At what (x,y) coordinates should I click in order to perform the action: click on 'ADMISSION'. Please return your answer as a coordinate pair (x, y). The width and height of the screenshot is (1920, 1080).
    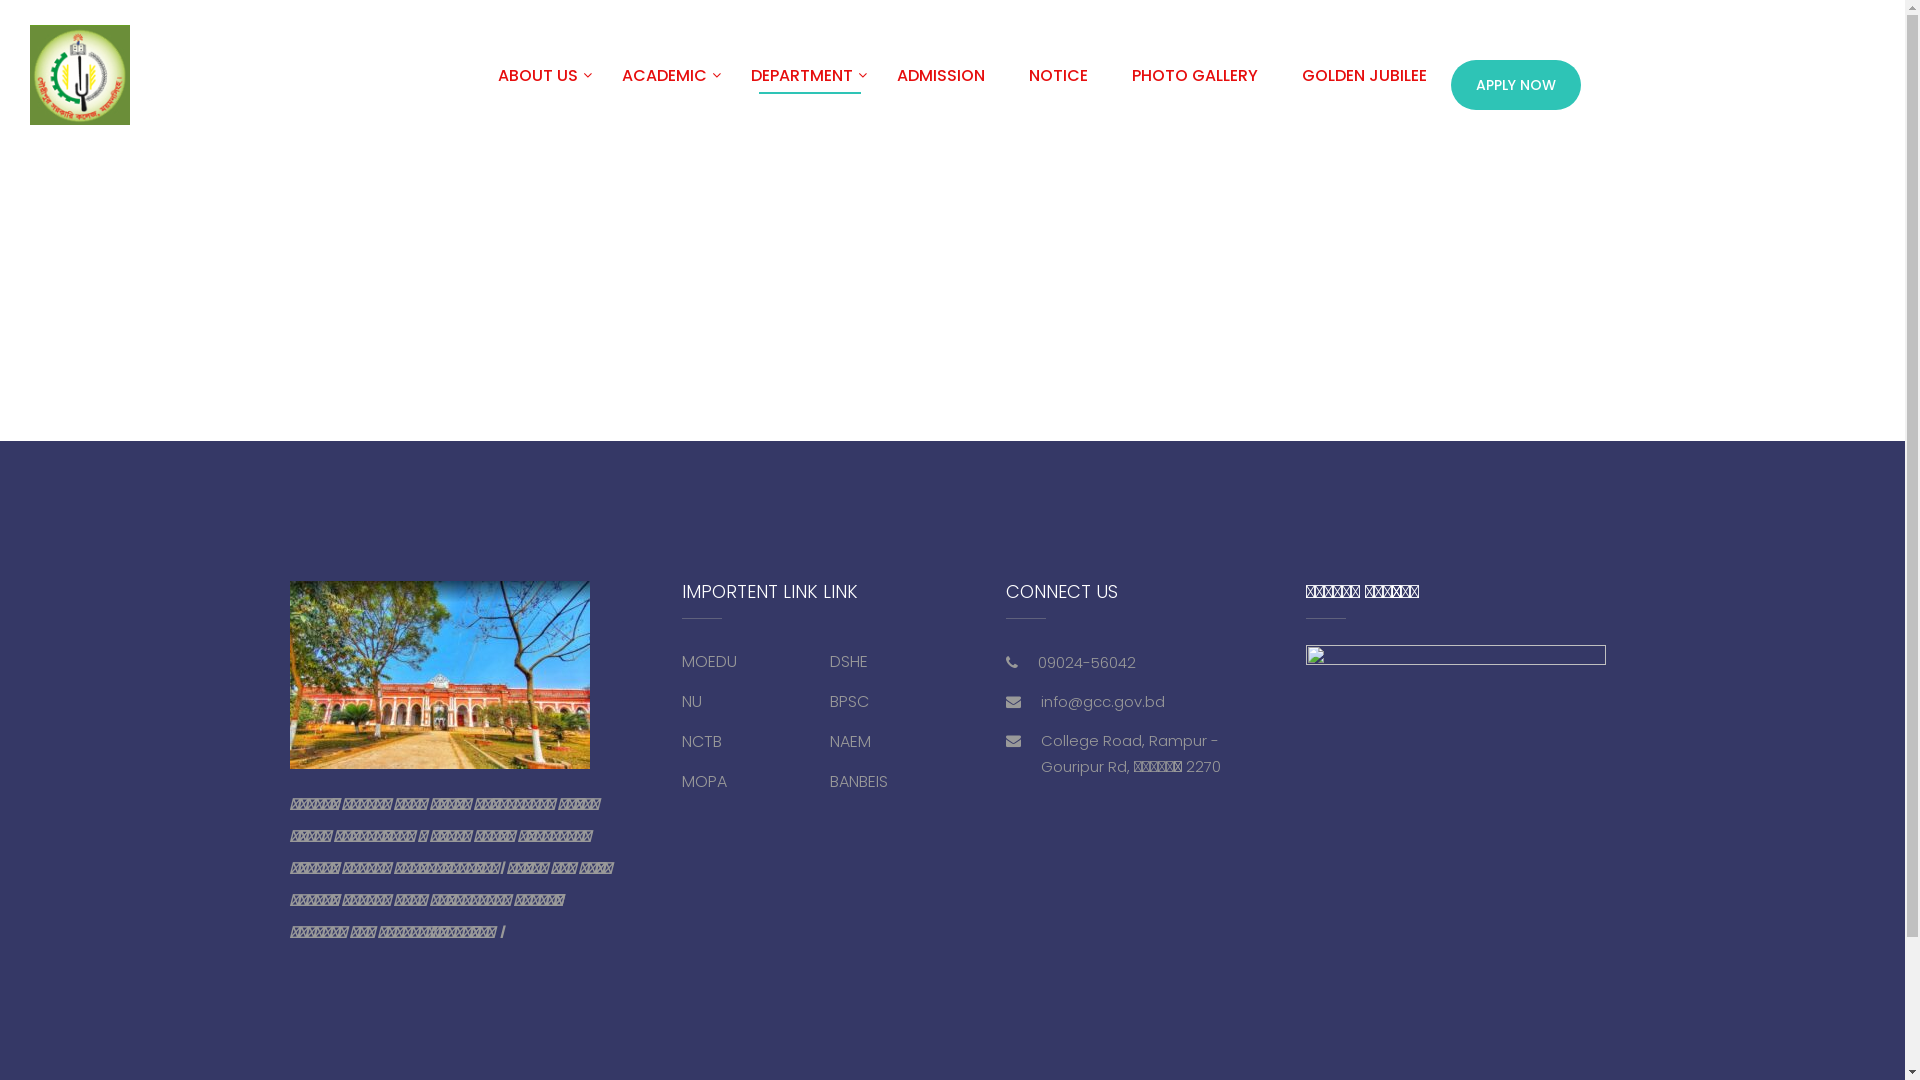
    Looking at the image, I should click on (939, 83).